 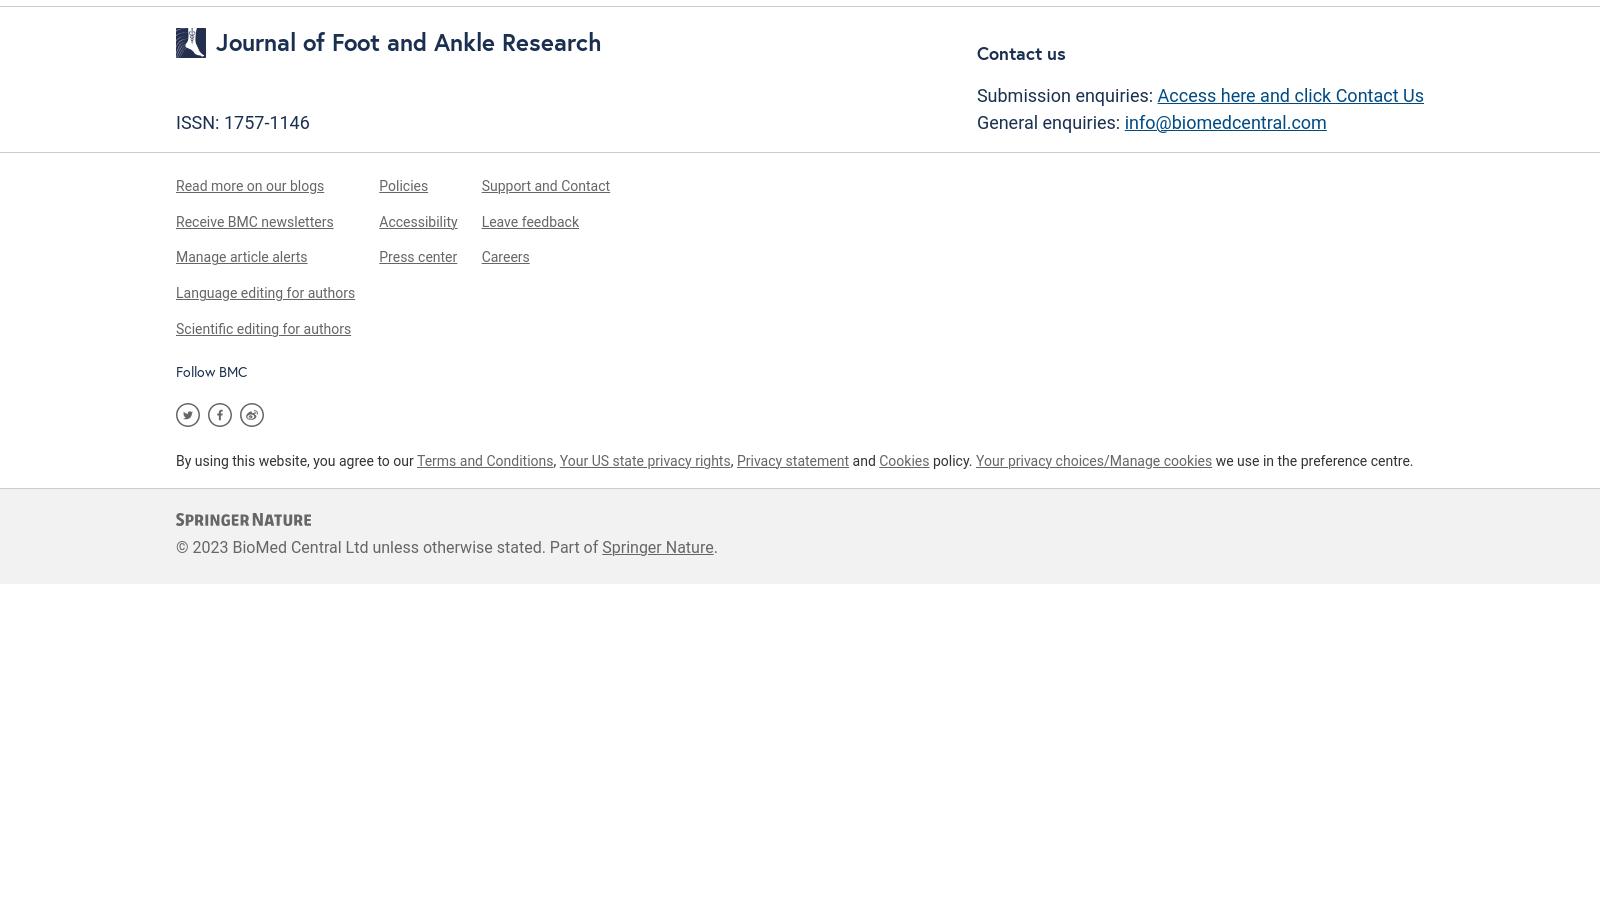 I want to click on 'Press center', so click(x=416, y=255).